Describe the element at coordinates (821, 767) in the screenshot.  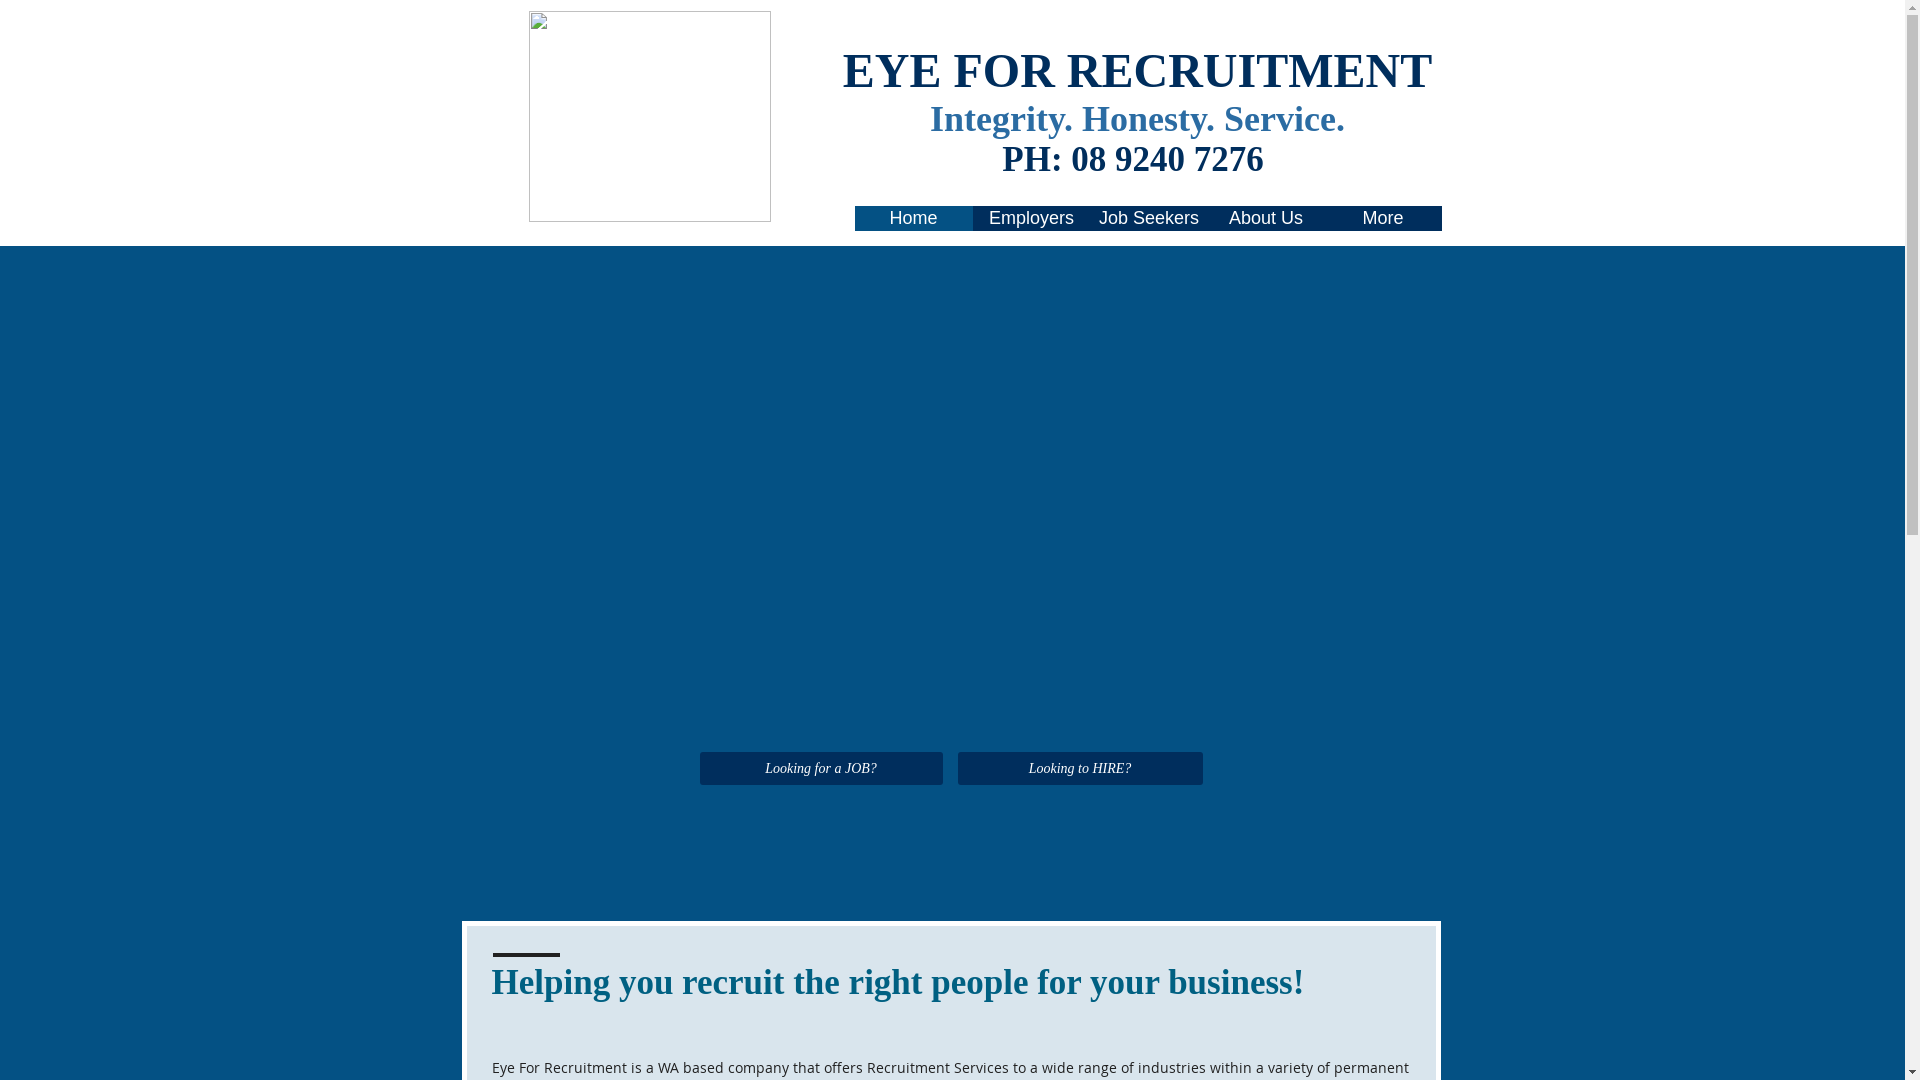
I see `'Looking for a JOB?'` at that location.